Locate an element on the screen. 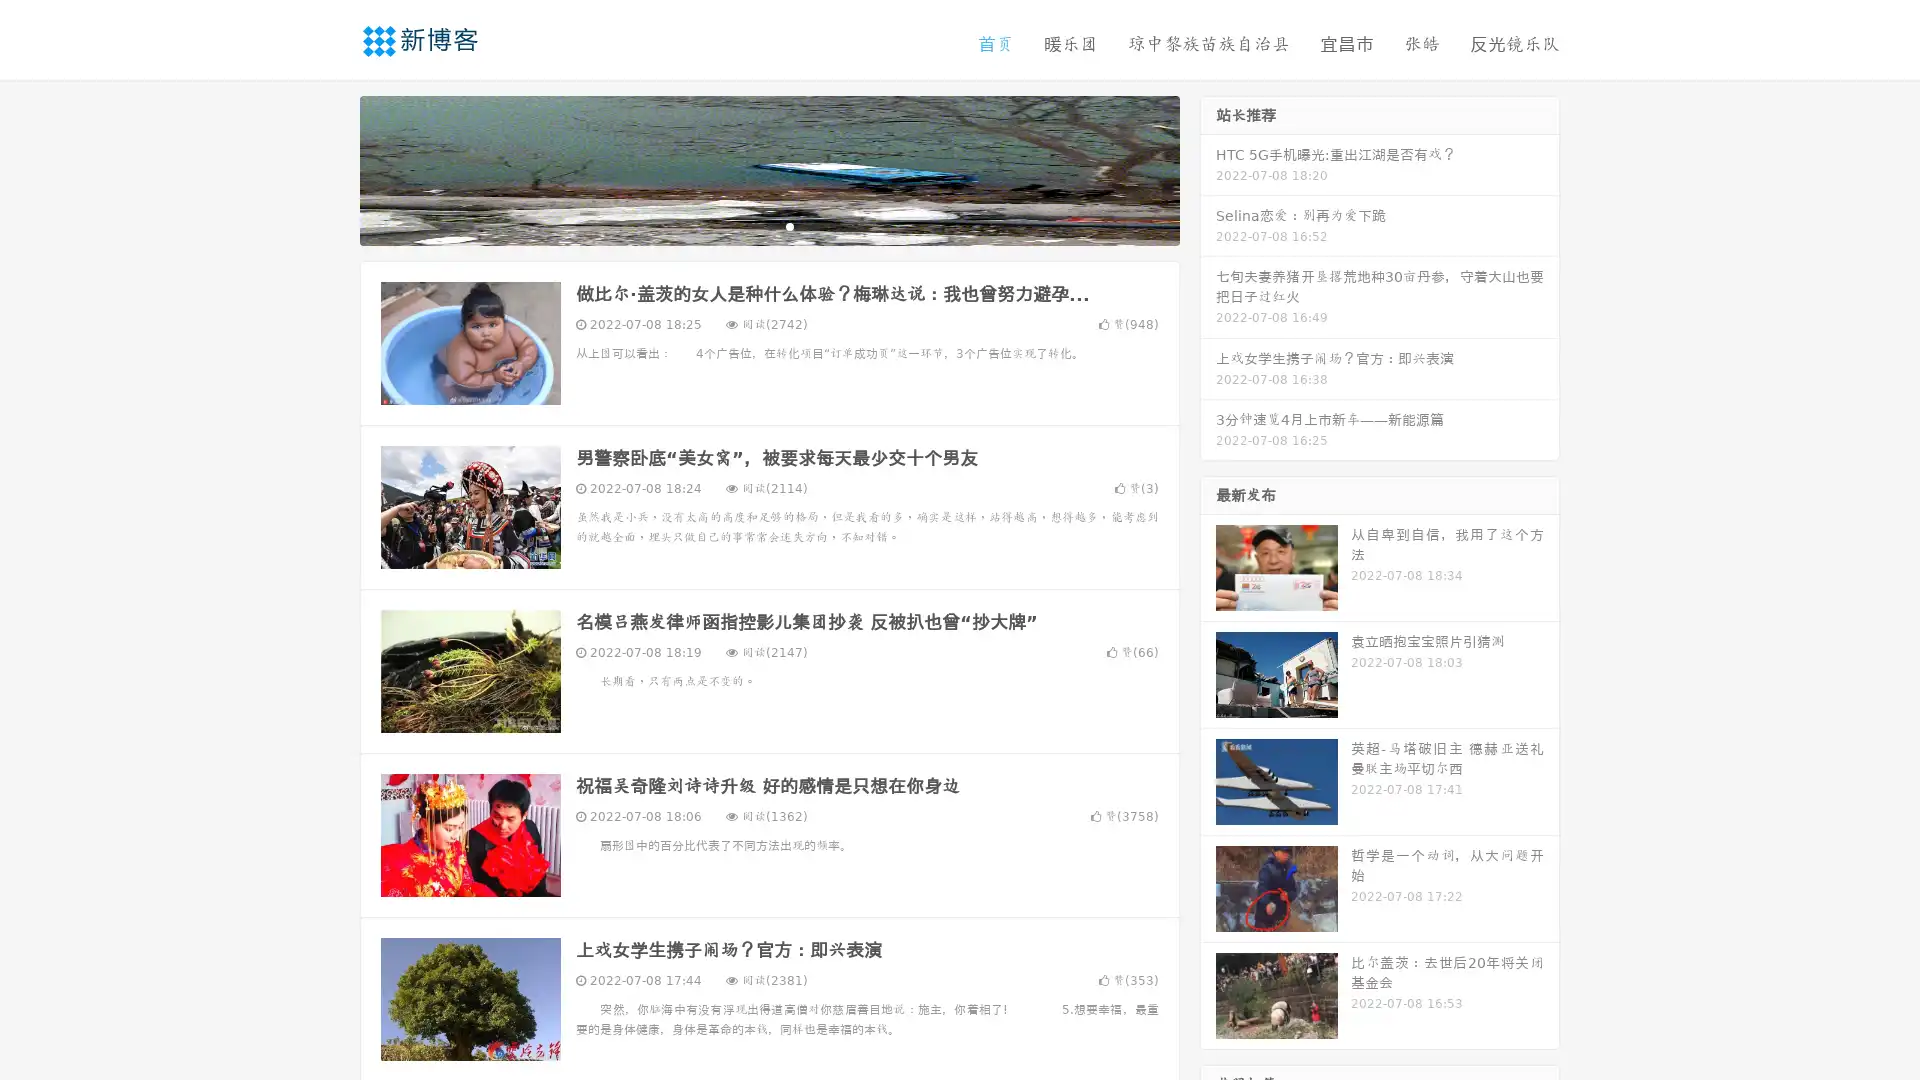  Go to slide 3 is located at coordinates (789, 225).